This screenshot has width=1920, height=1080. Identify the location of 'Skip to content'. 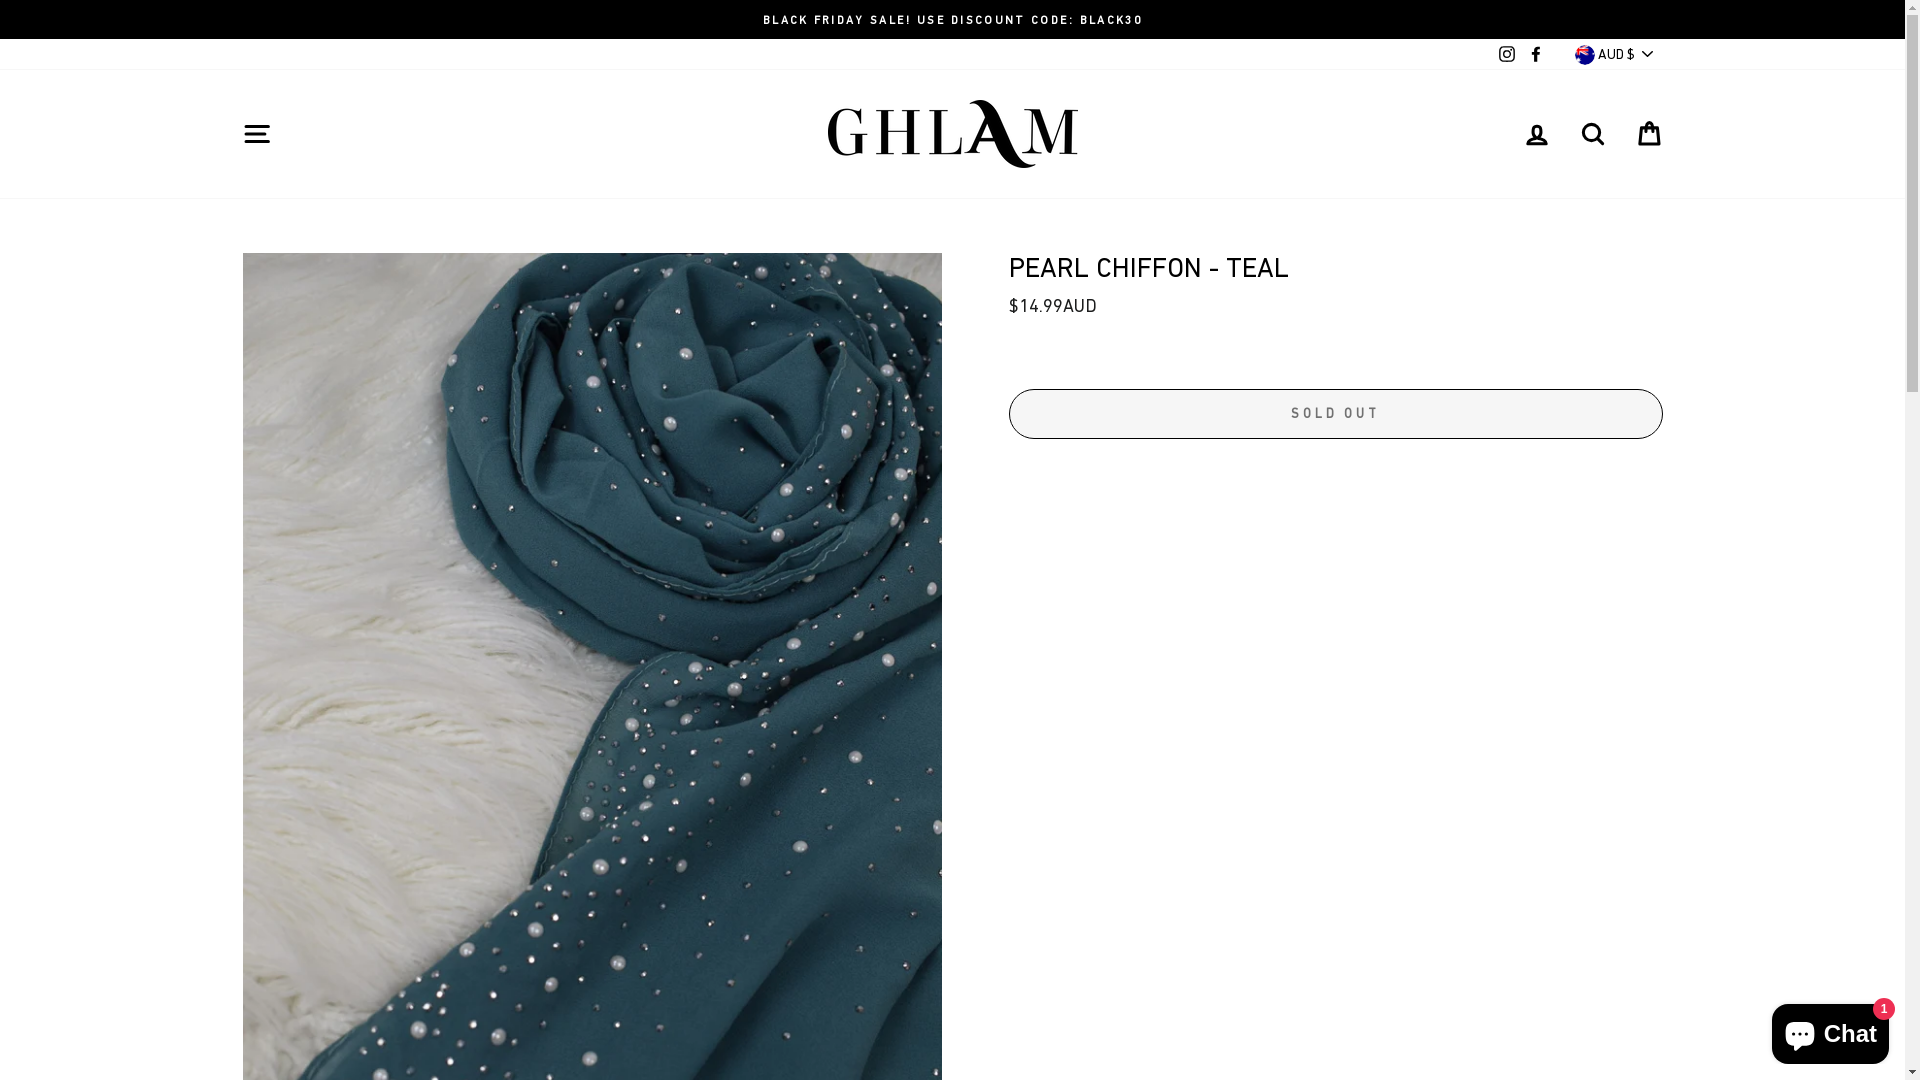
(0, 0).